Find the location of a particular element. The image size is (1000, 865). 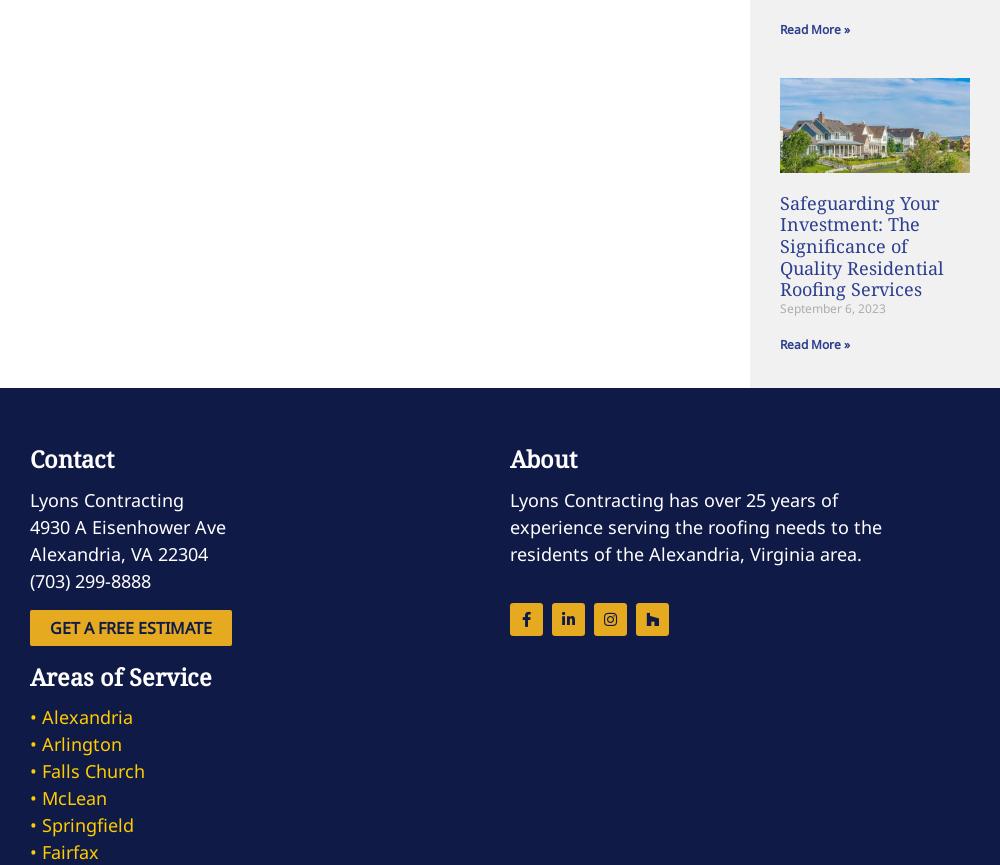

'Safeguarding Your Investment: The Significance of Quality Residential Roofing Services' is located at coordinates (861, 244).